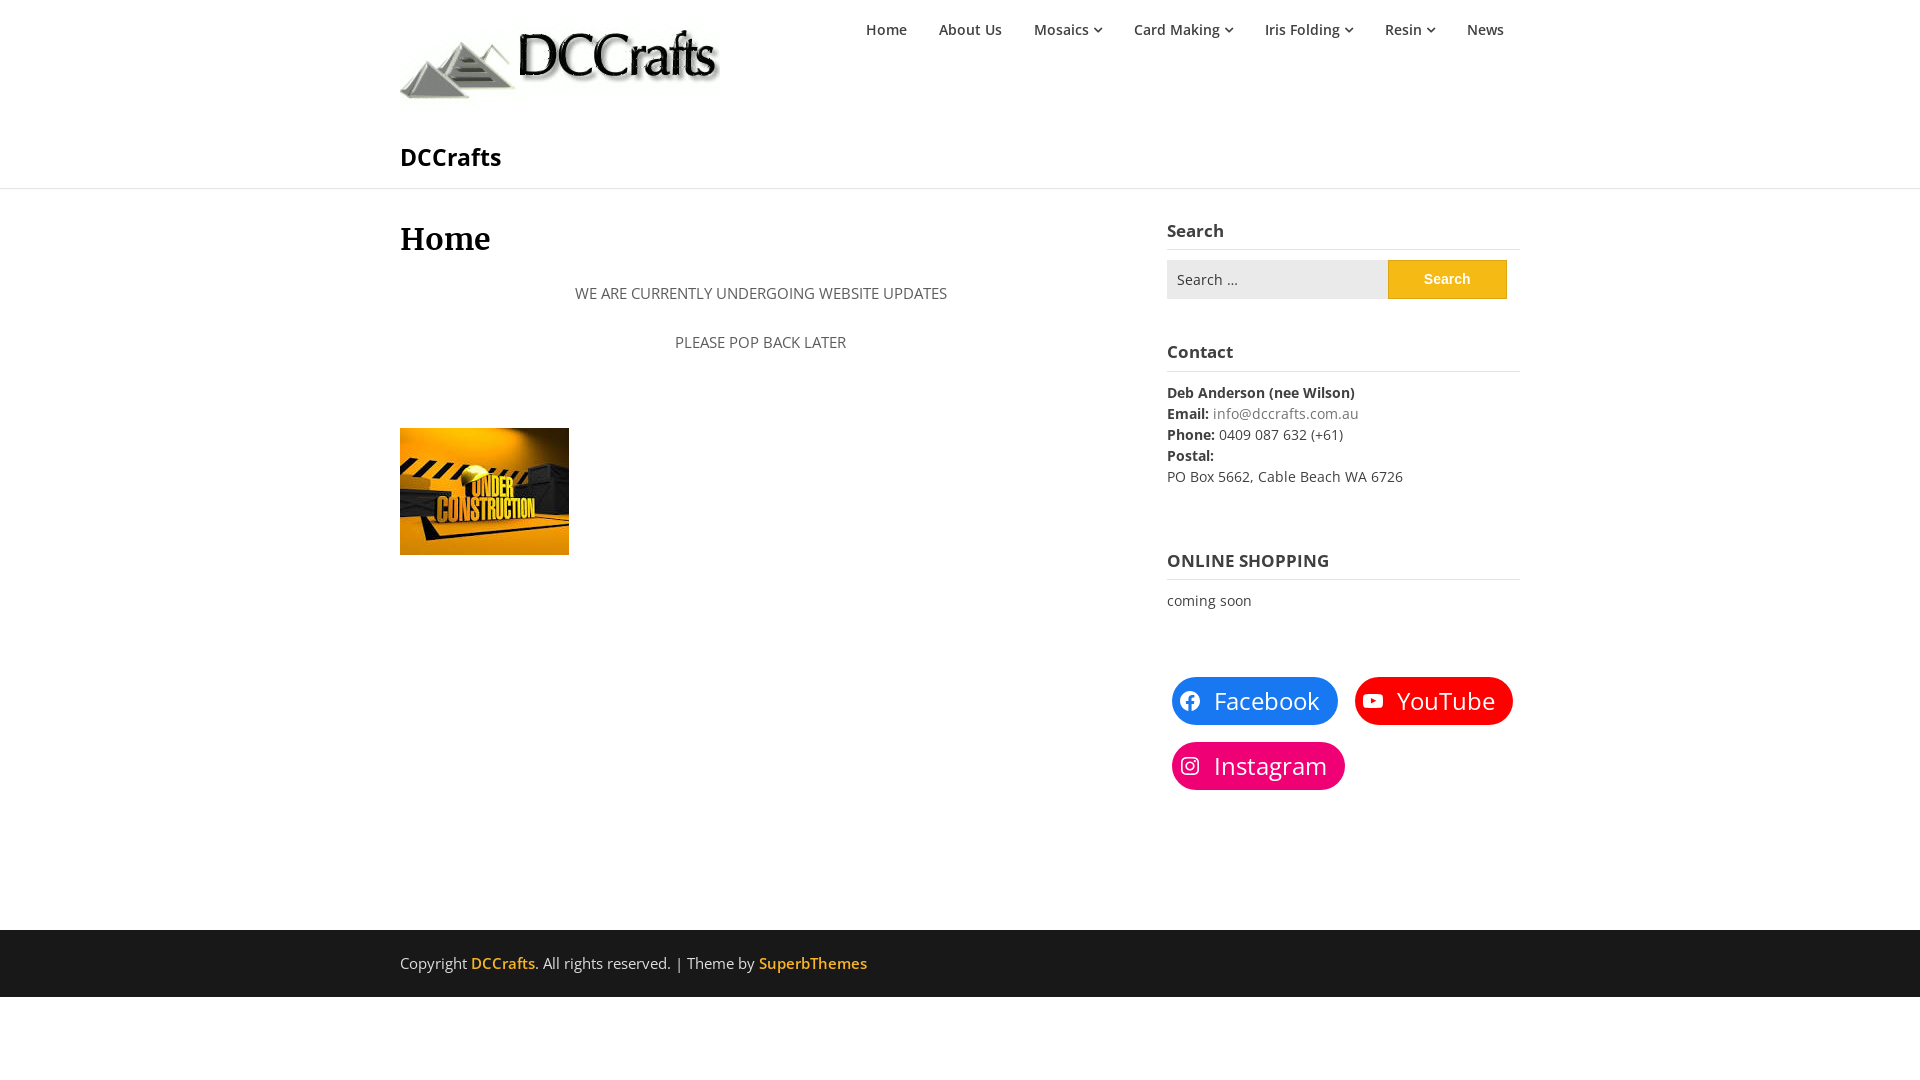  I want to click on 'Mosaics', so click(1066, 30).